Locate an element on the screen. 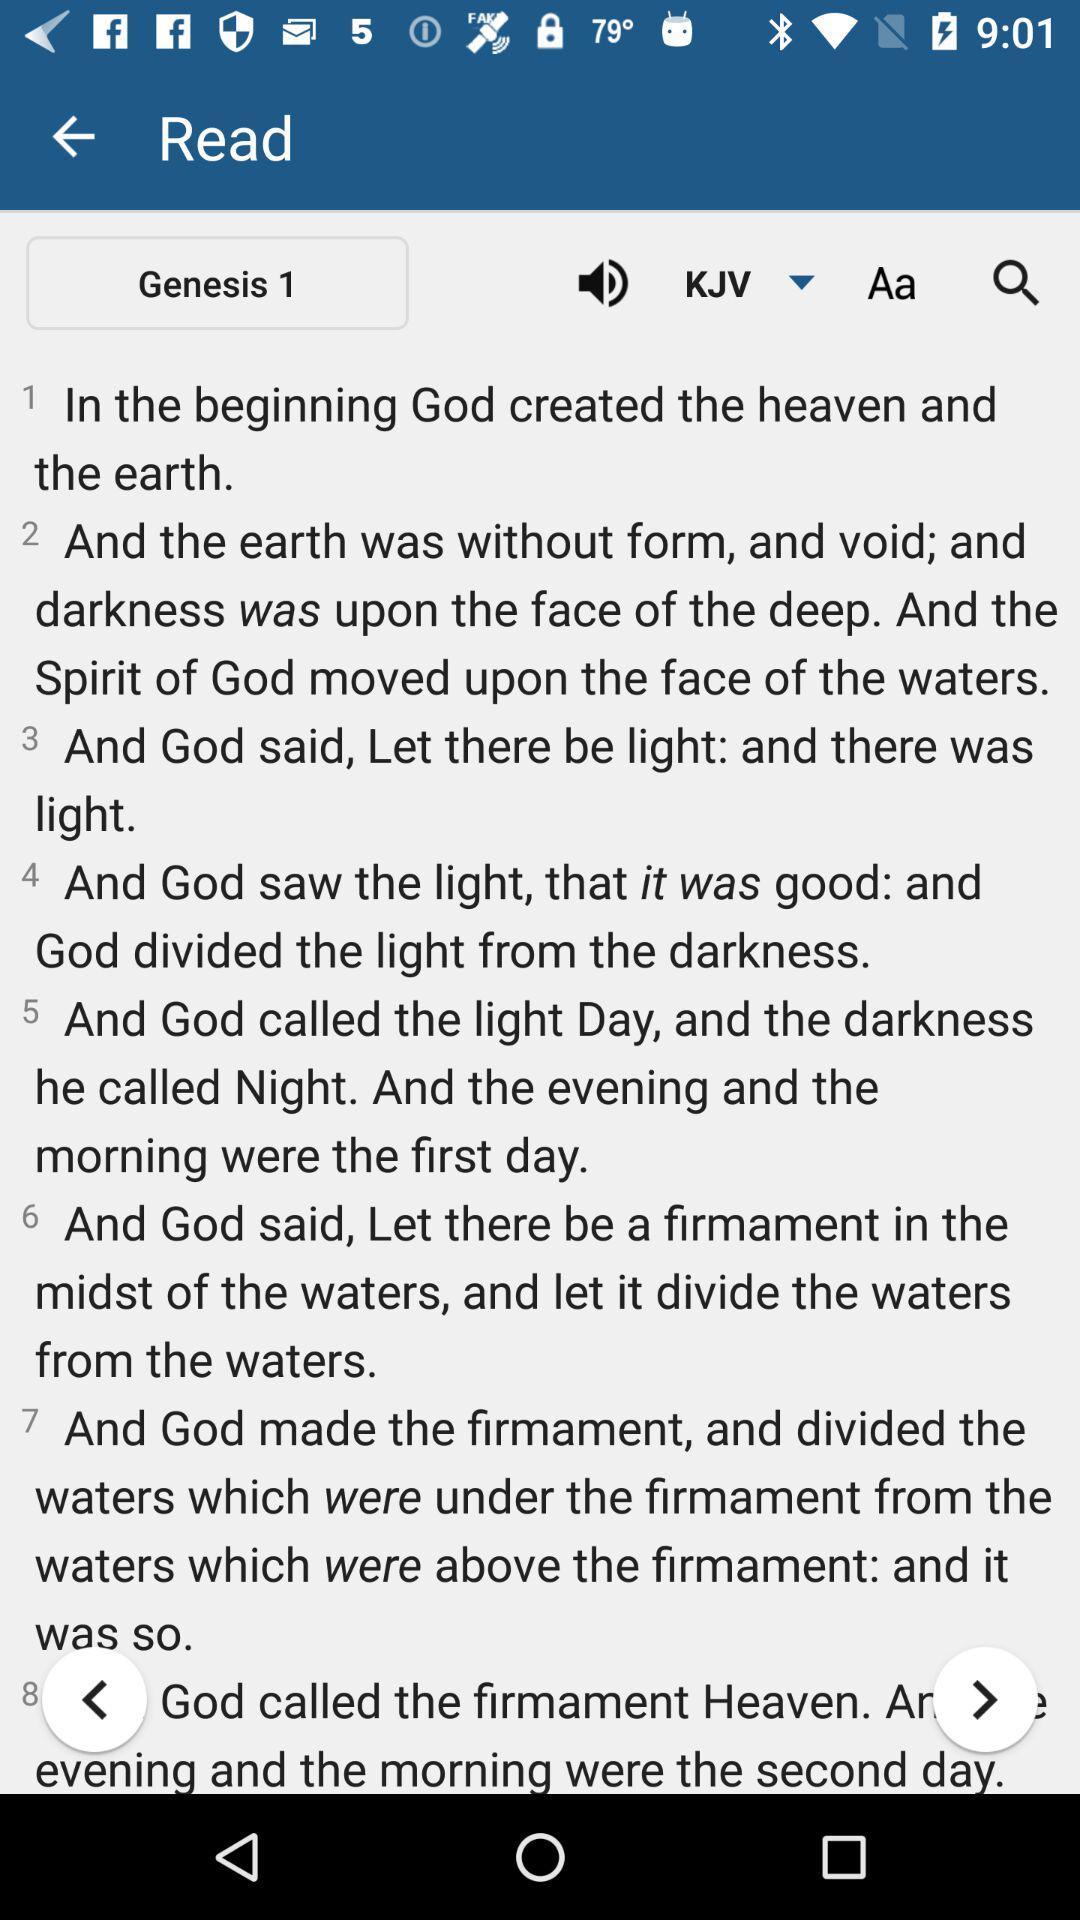  genesis 1 icon is located at coordinates (217, 282).